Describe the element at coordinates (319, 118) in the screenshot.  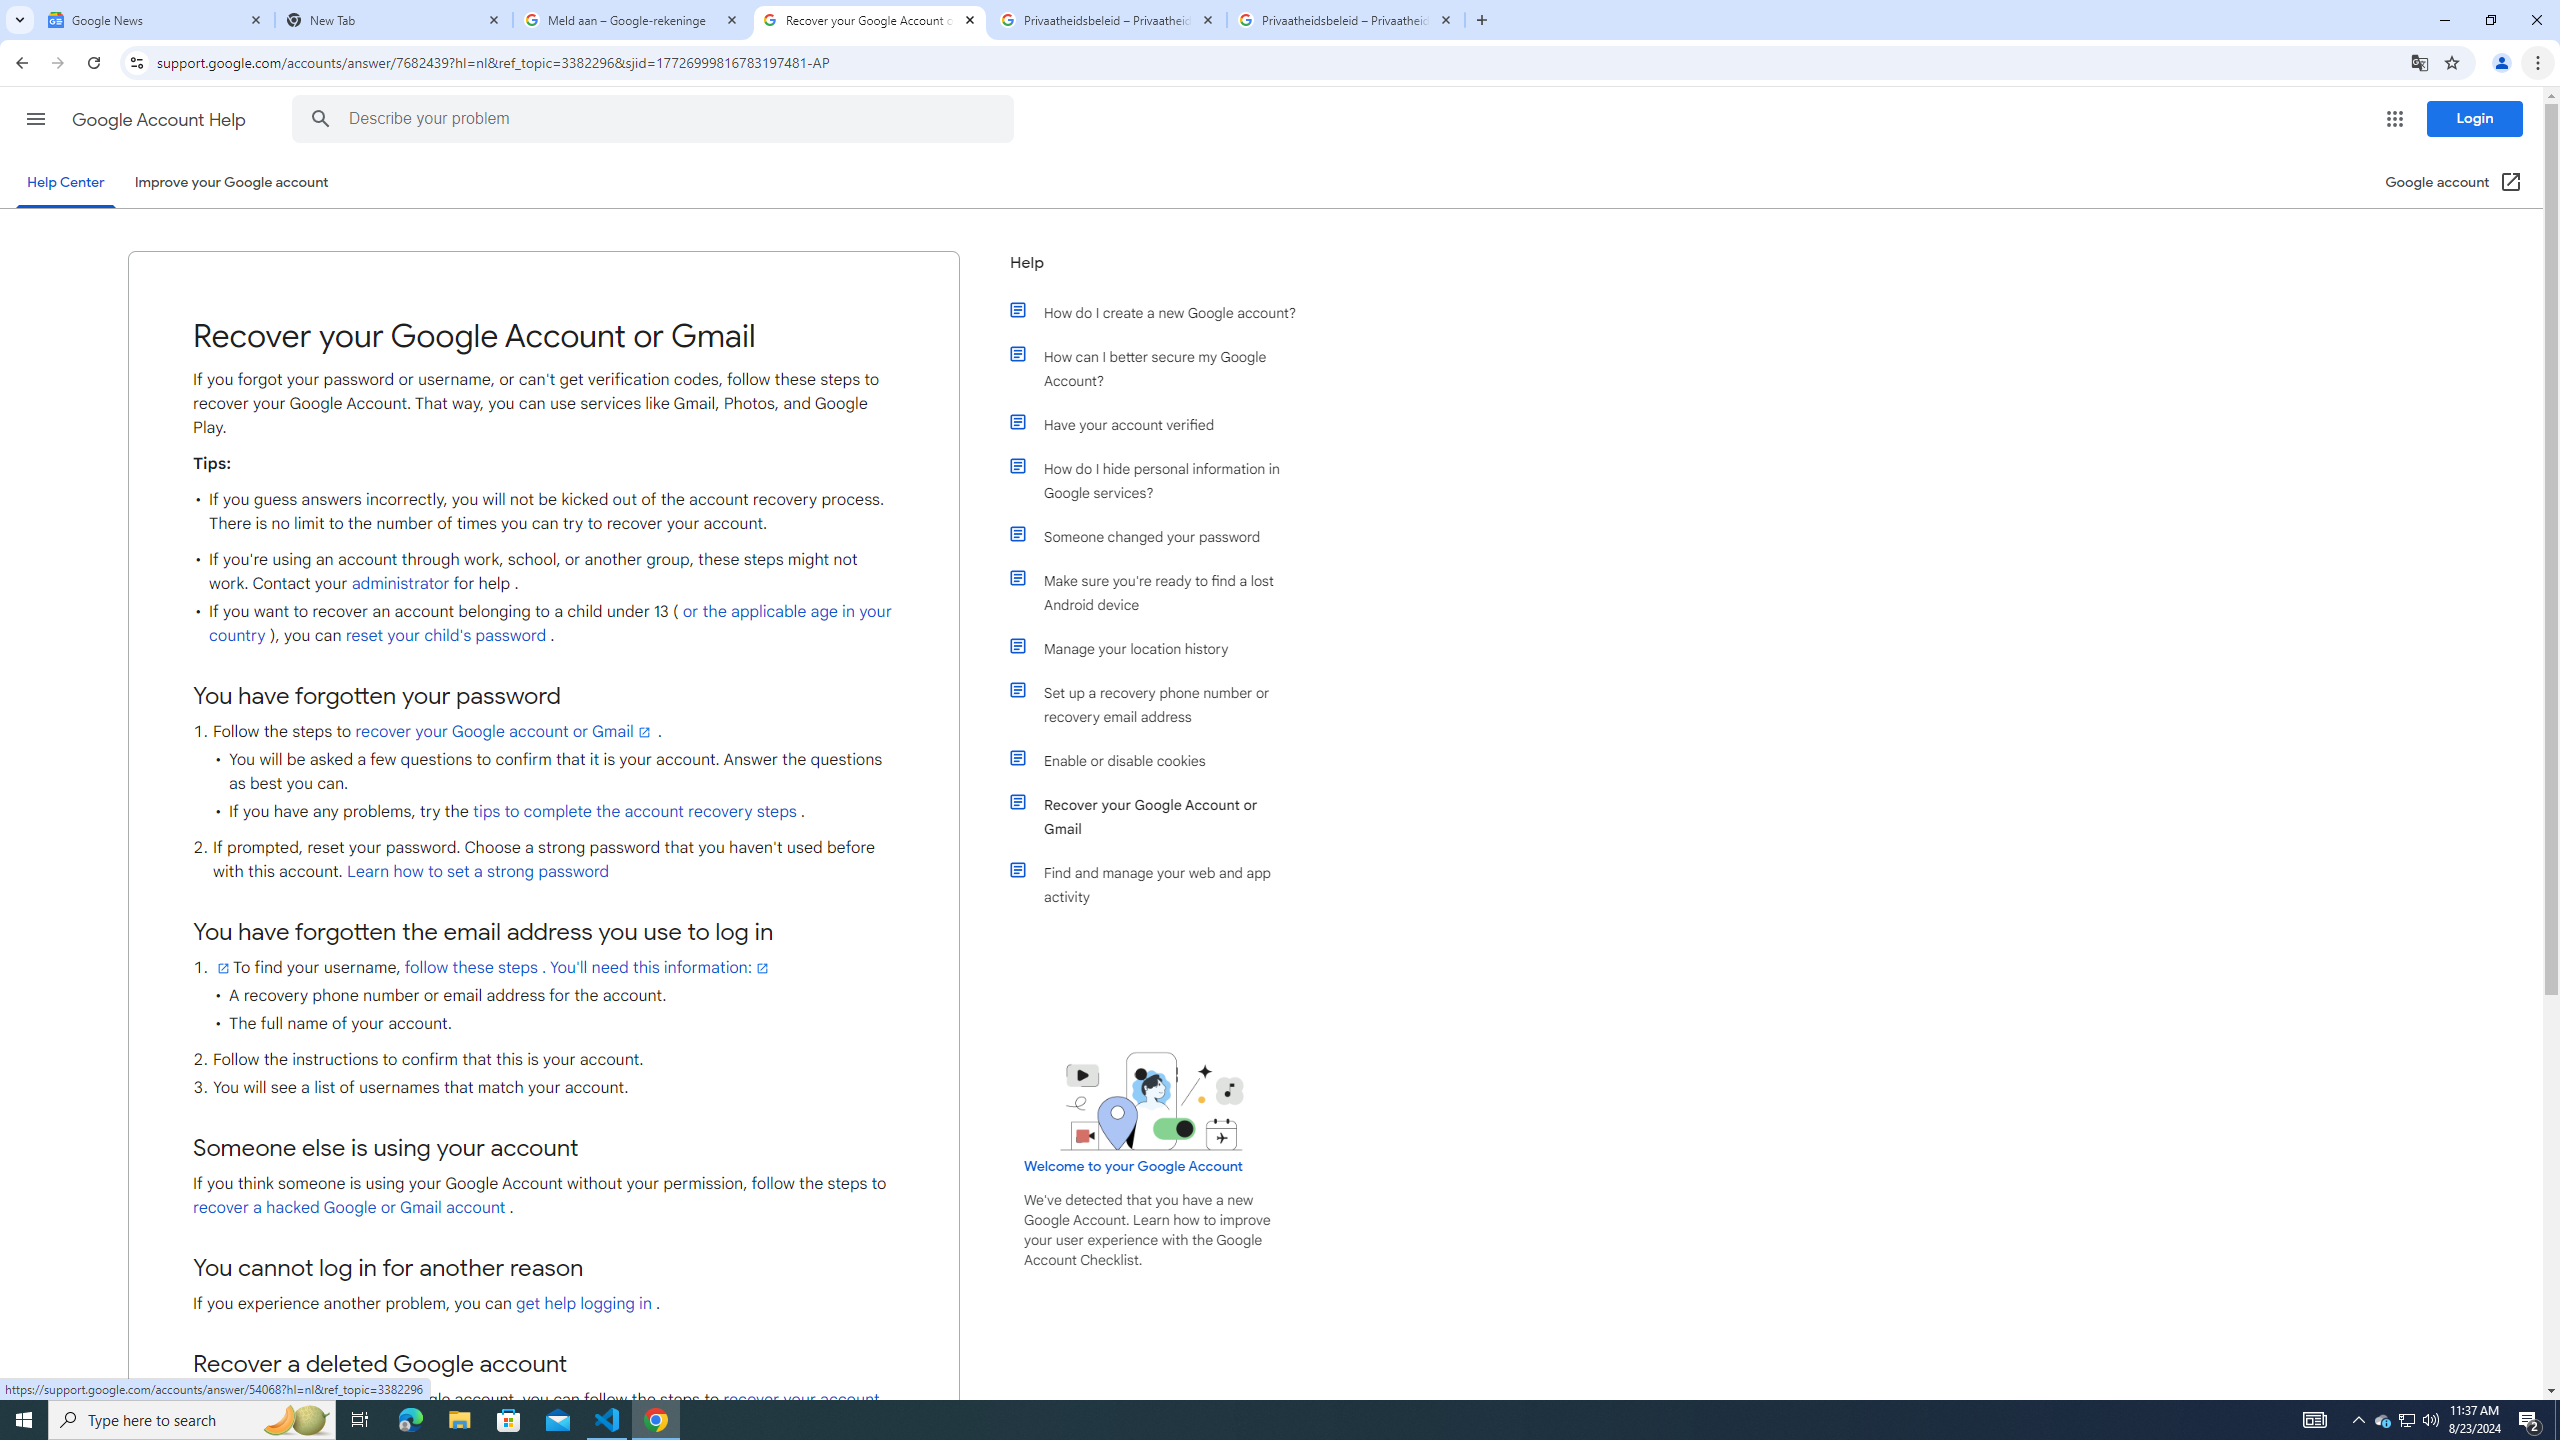
I see `'Search the Help Center'` at that location.